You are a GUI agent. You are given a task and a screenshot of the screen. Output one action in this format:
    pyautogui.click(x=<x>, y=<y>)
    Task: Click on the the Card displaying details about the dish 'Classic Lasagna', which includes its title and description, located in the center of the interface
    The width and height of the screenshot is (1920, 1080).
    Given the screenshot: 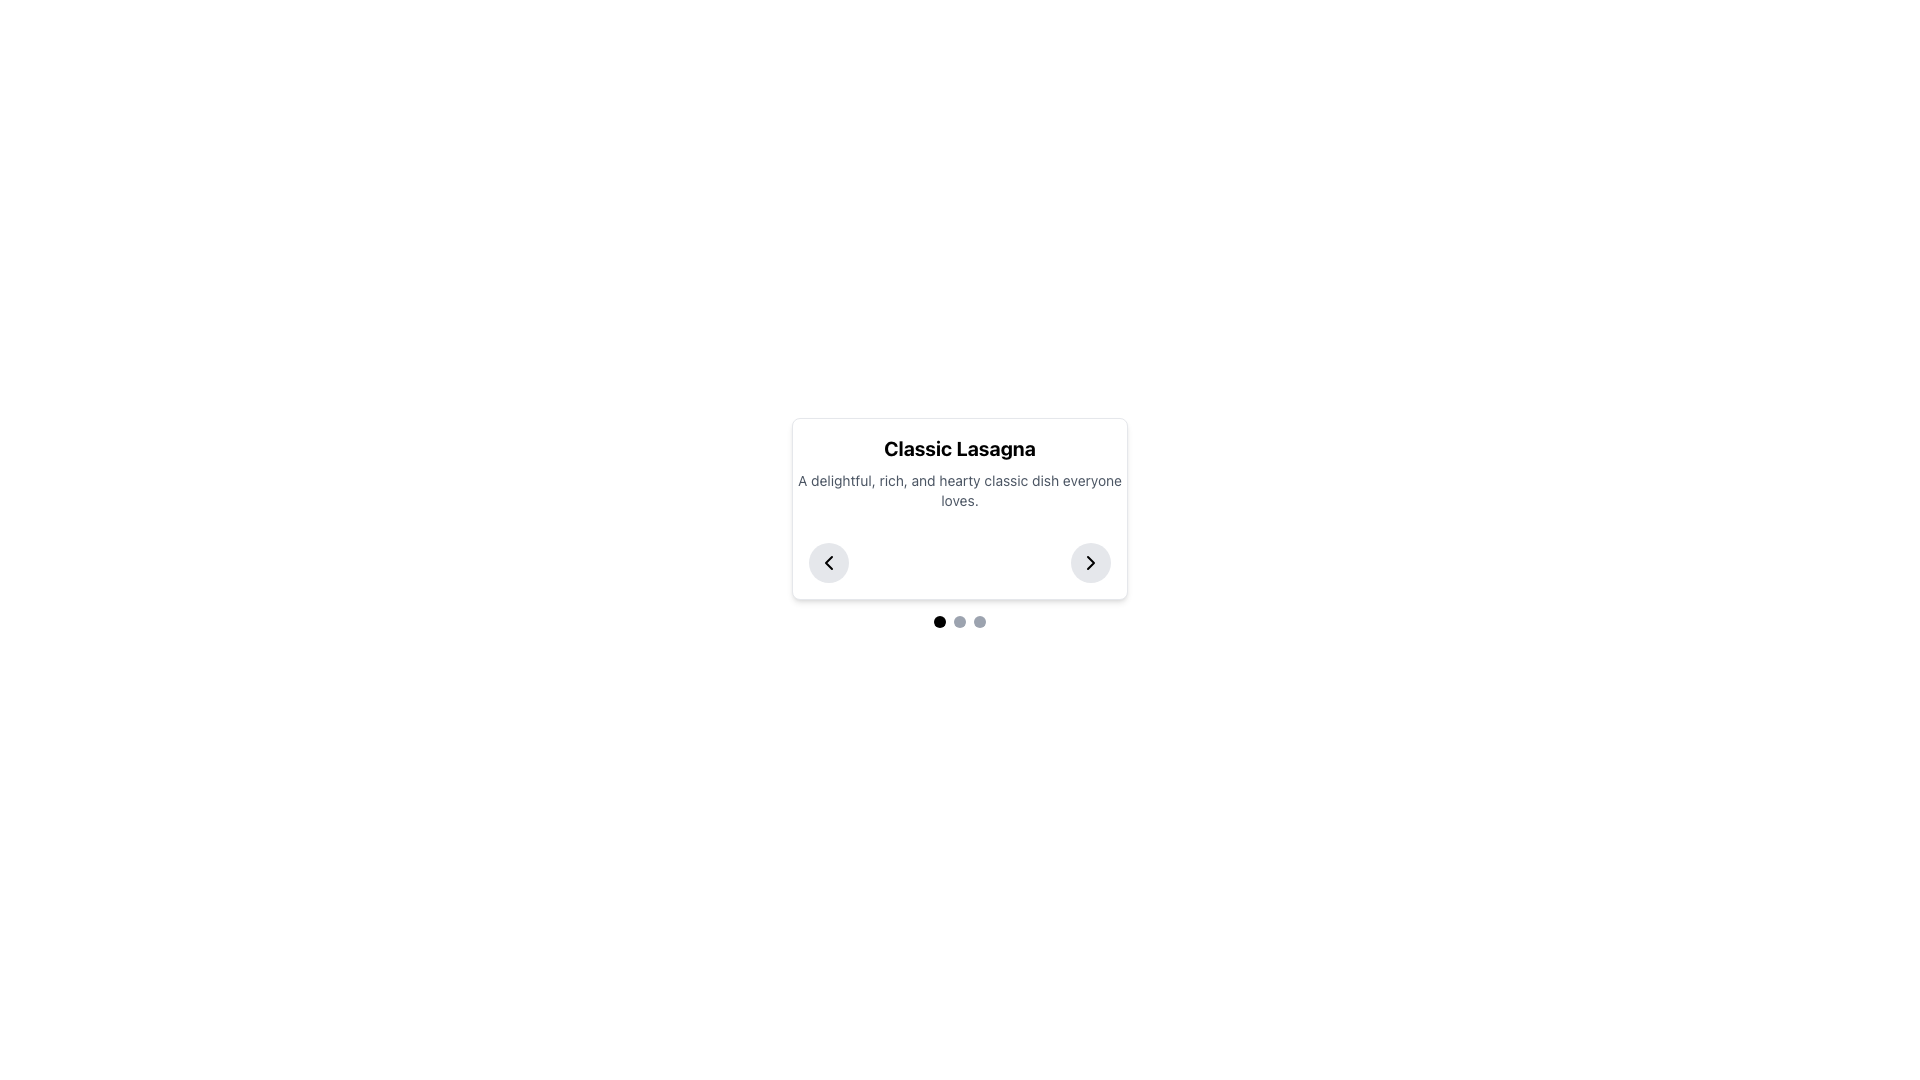 What is the action you would take?
    pyautogui.click(x=960, y=522)
    